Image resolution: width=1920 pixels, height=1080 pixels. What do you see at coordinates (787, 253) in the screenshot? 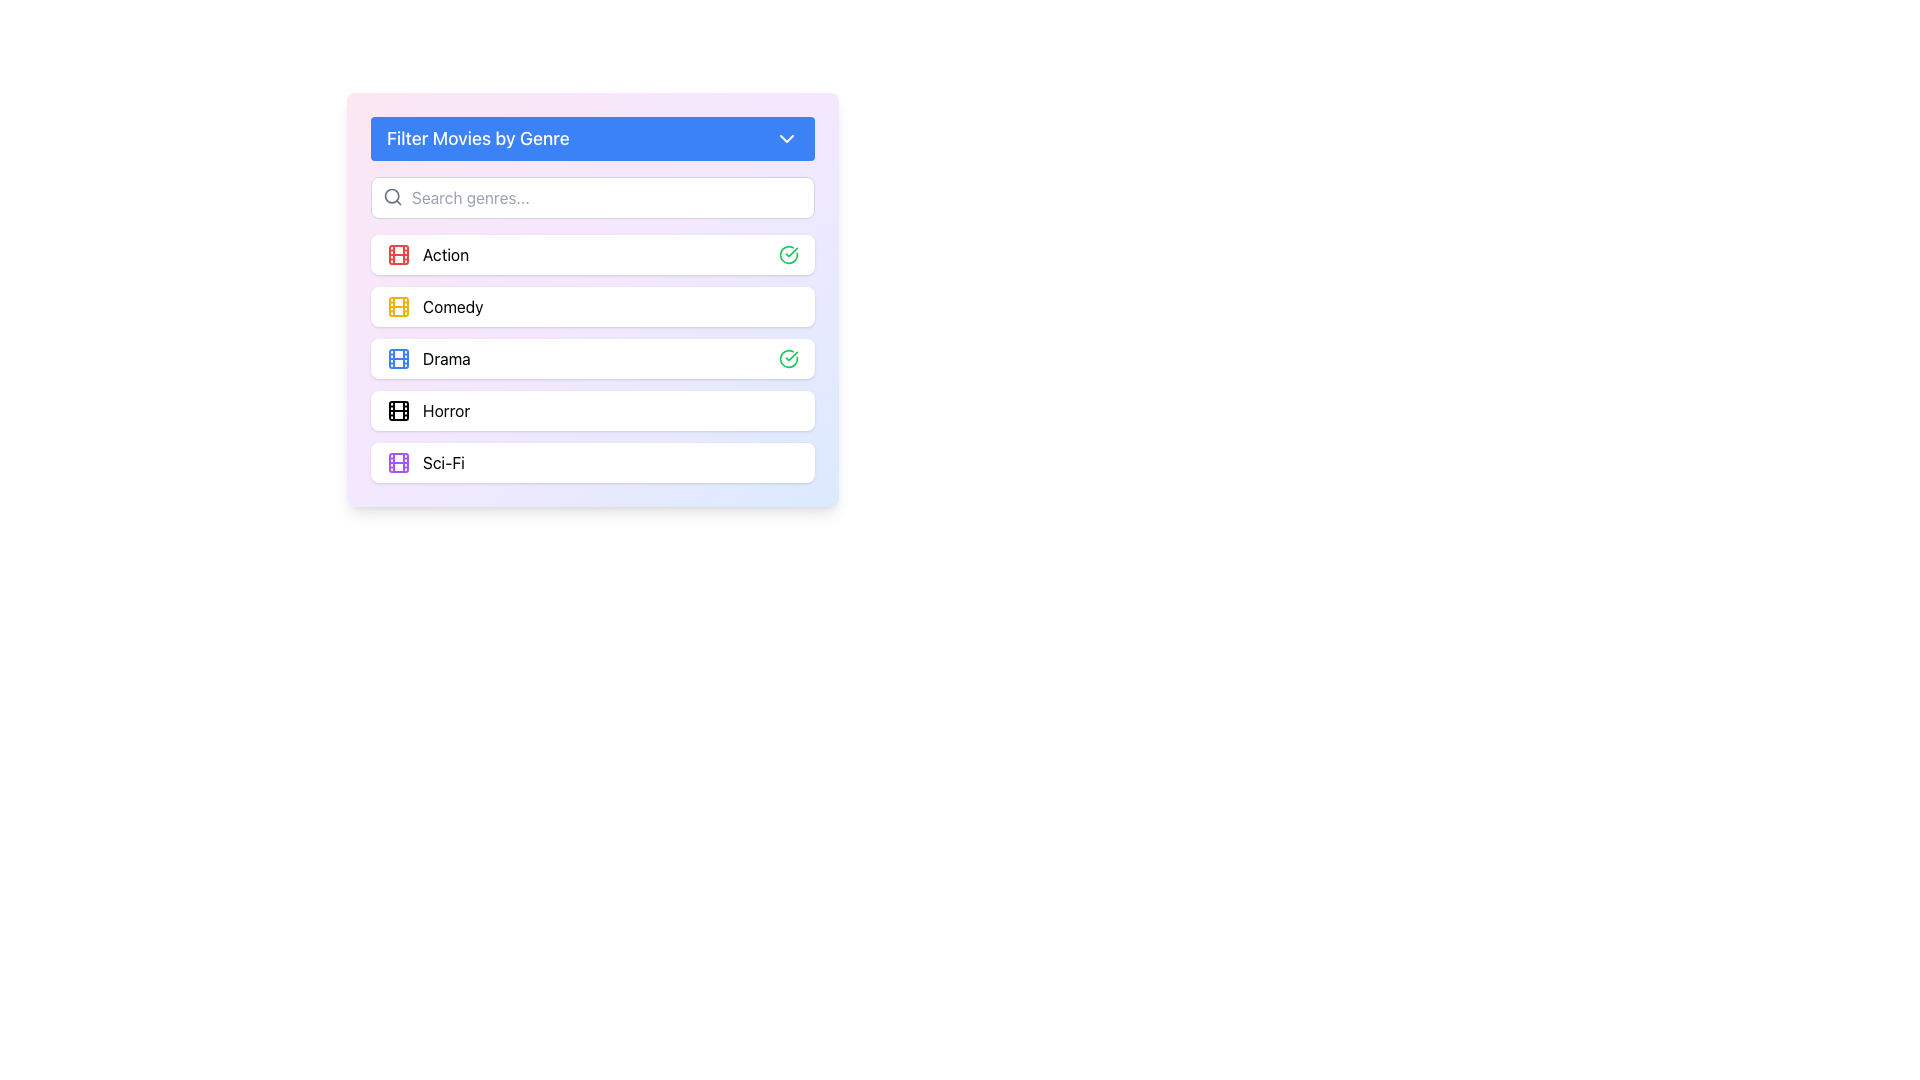
I see `the circular icon with a green outline and fill, located next to the text labeled 'Drama' in the third row from the top` at bounding box center [787, 253].